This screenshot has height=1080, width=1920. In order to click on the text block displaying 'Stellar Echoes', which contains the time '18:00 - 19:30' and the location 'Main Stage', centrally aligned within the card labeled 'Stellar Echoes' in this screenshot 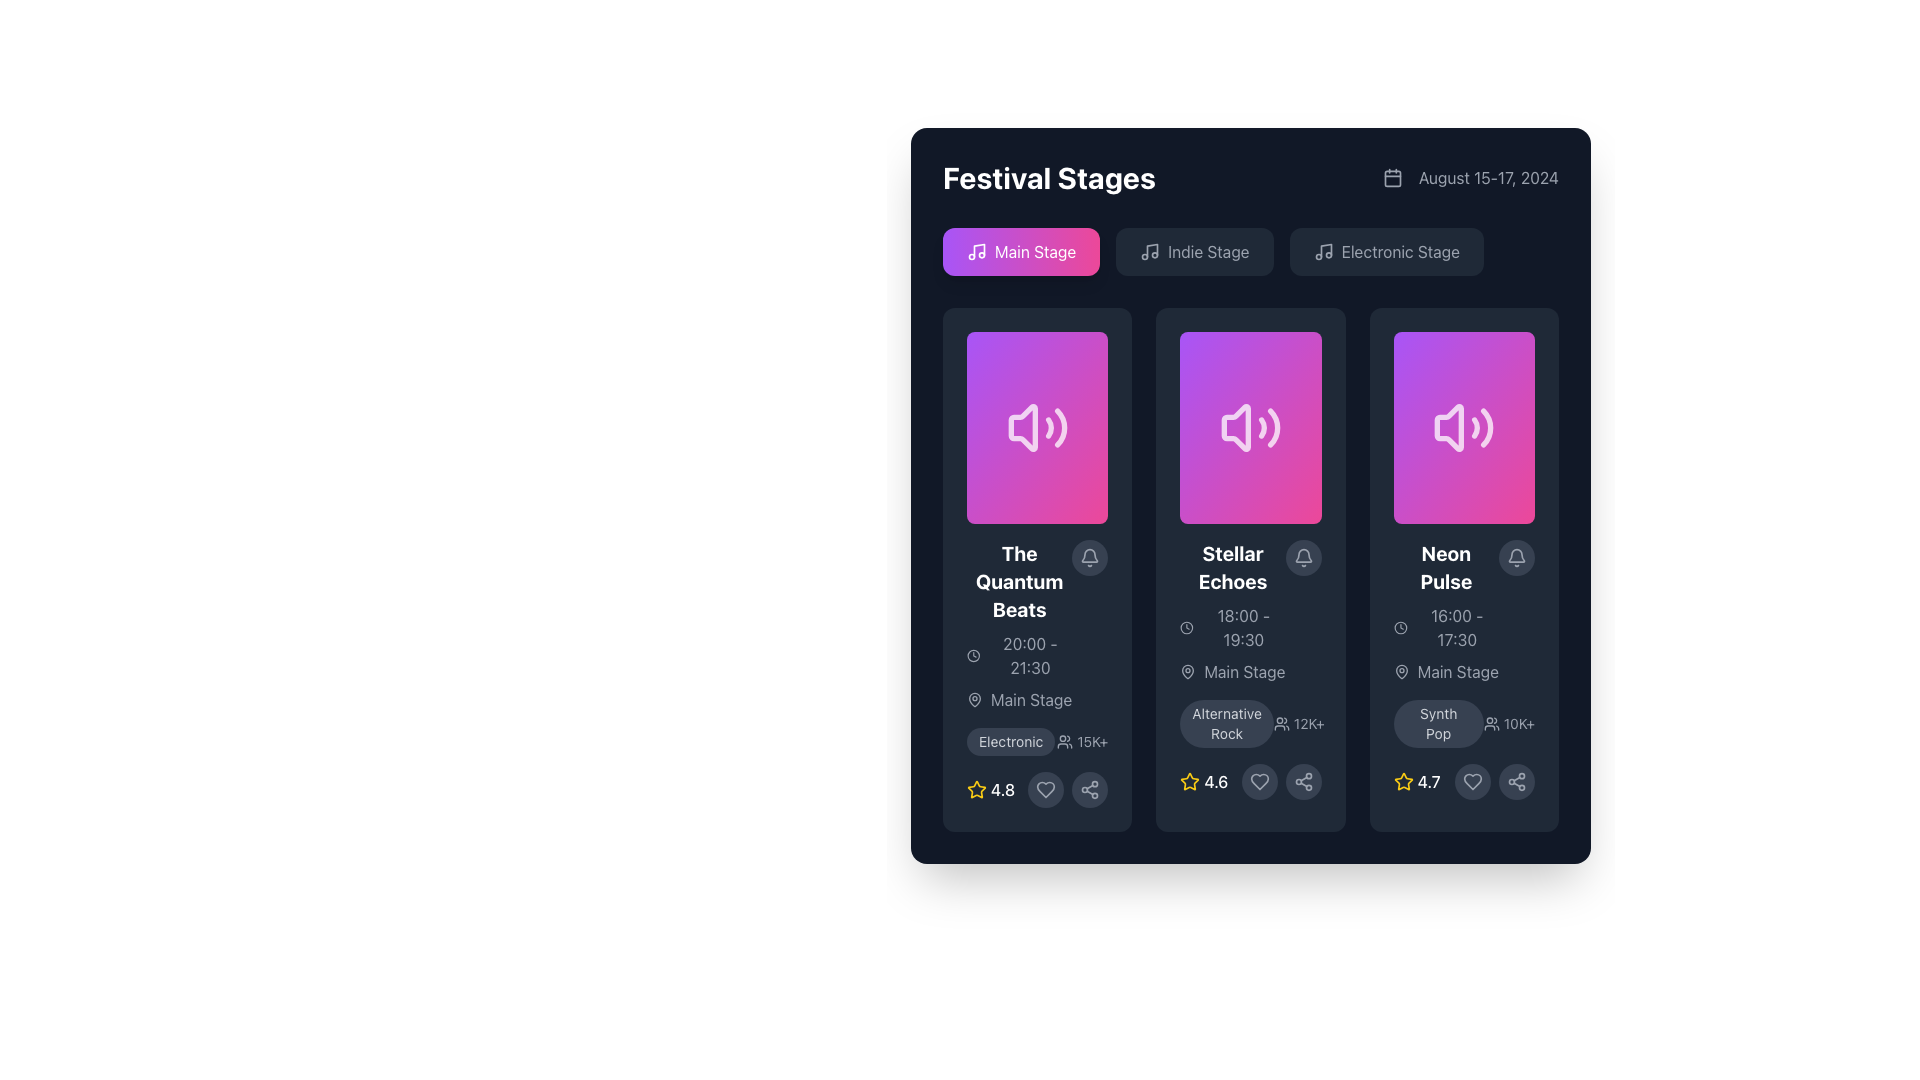, I will do `click(1250, 611)`.